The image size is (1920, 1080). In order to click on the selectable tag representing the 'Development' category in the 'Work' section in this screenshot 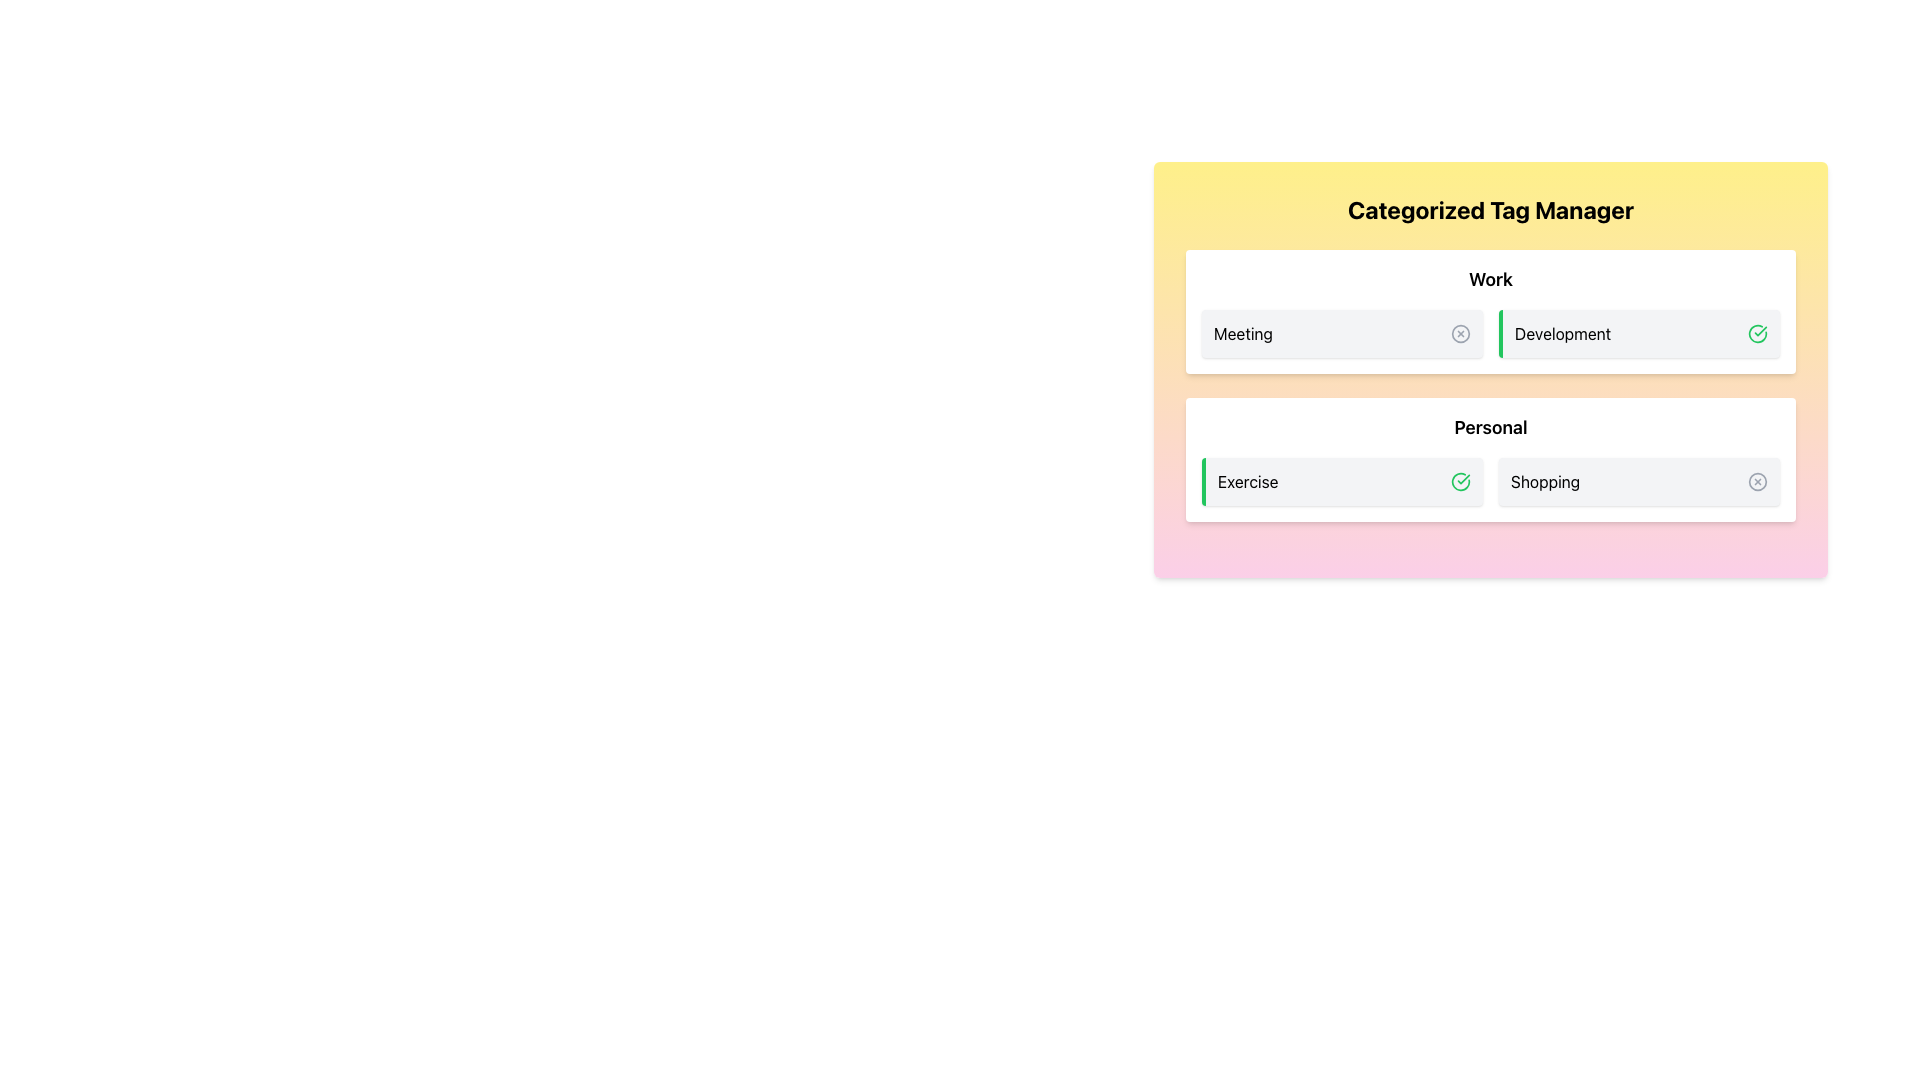, I will do `click(1639, 333)`.